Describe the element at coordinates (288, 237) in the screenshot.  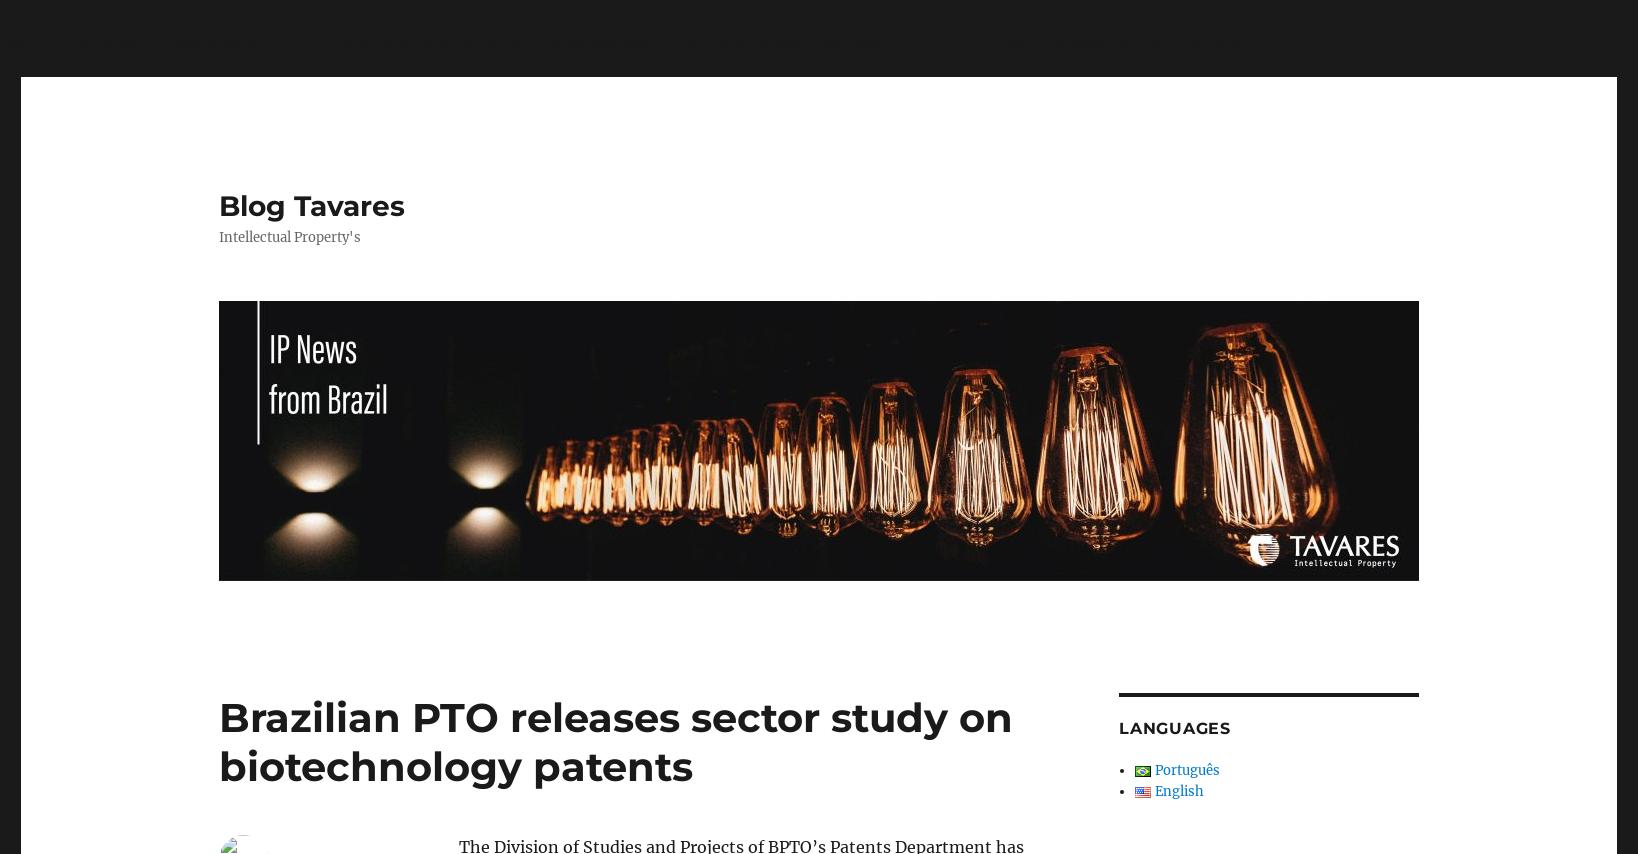
I see `'Intellectual Property's'` at that location.